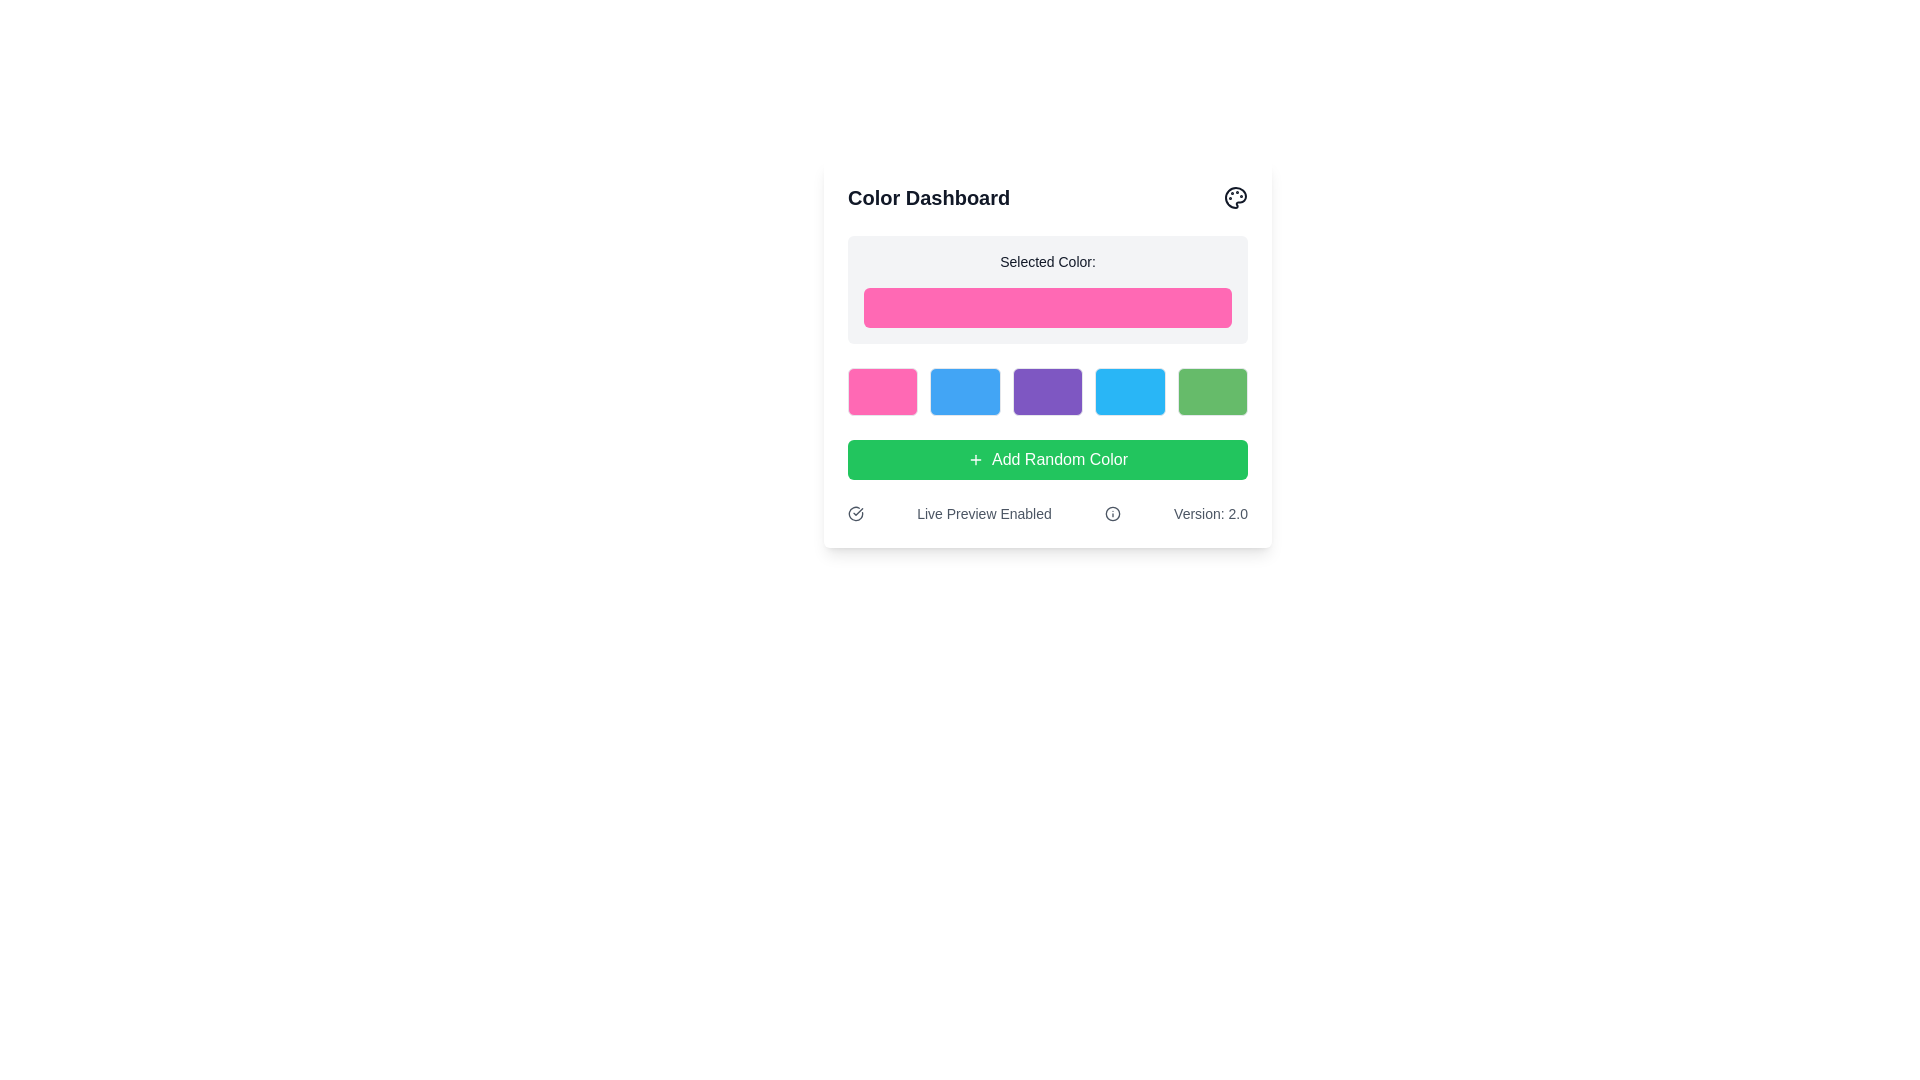 Image resolution: width=1920 pixels, height=1080 pixels. I want to click on the circular artist's palette icon located in the top-right corner of the 'Color Dashboard' card interface, so click(1235, 197).